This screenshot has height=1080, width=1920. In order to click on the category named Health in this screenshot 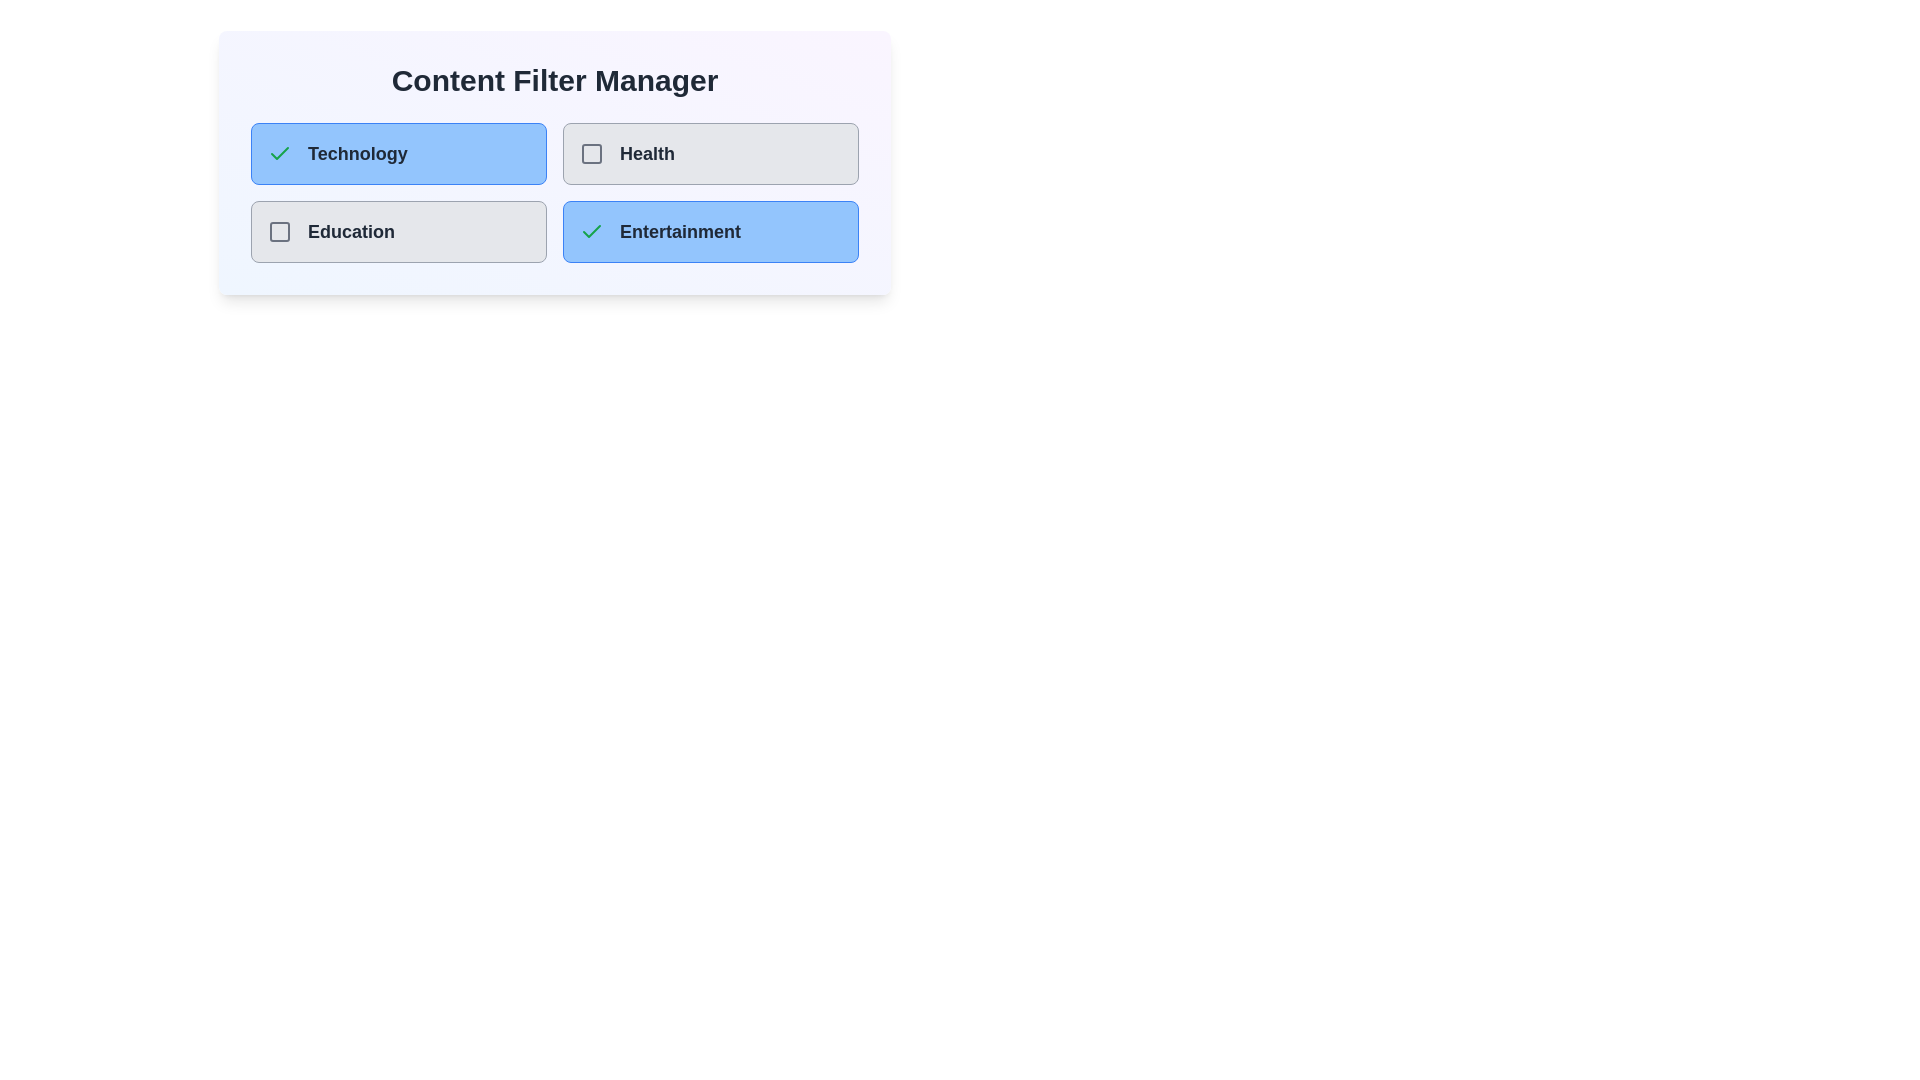, I will do `click(710, 153)`.